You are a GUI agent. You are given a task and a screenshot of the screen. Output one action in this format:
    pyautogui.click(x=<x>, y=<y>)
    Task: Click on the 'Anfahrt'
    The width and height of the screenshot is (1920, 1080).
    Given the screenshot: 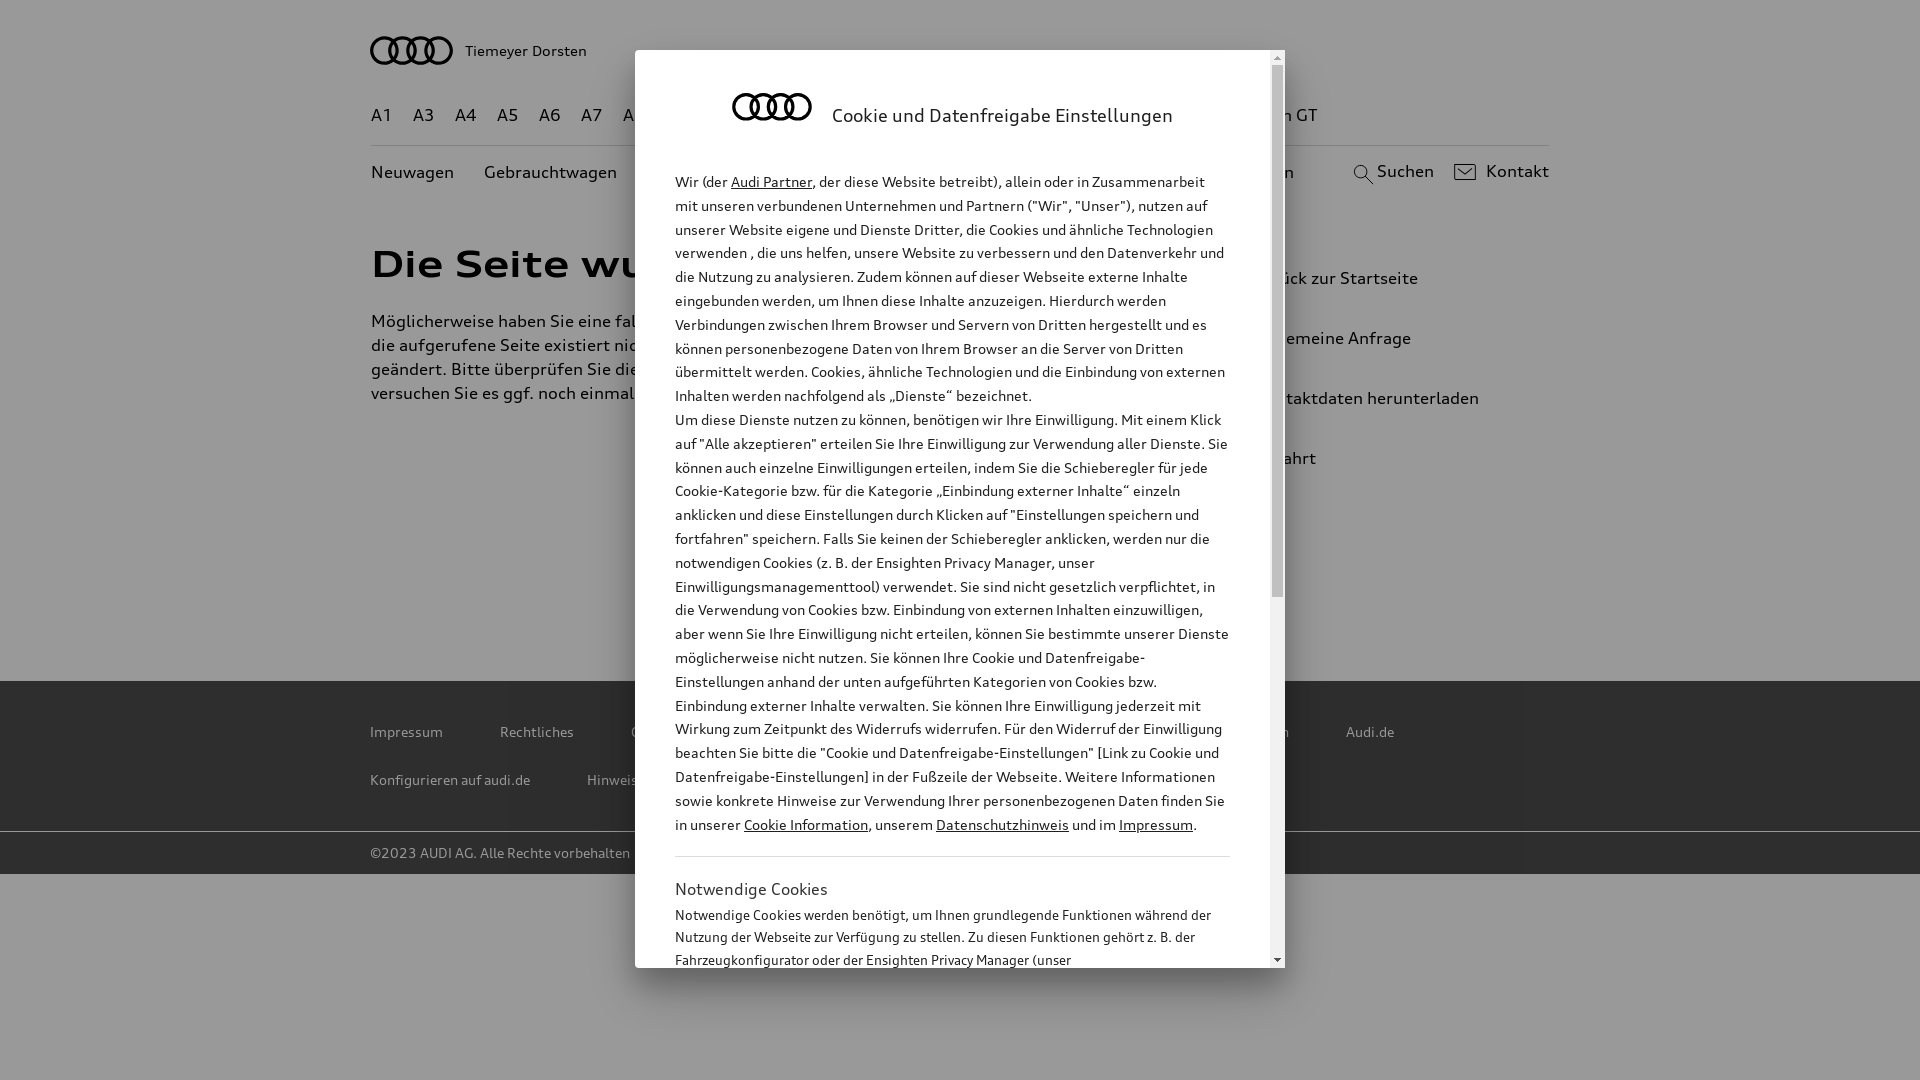 What is the action you would take?
    pyautogui.click(x=1383, y=458)
    